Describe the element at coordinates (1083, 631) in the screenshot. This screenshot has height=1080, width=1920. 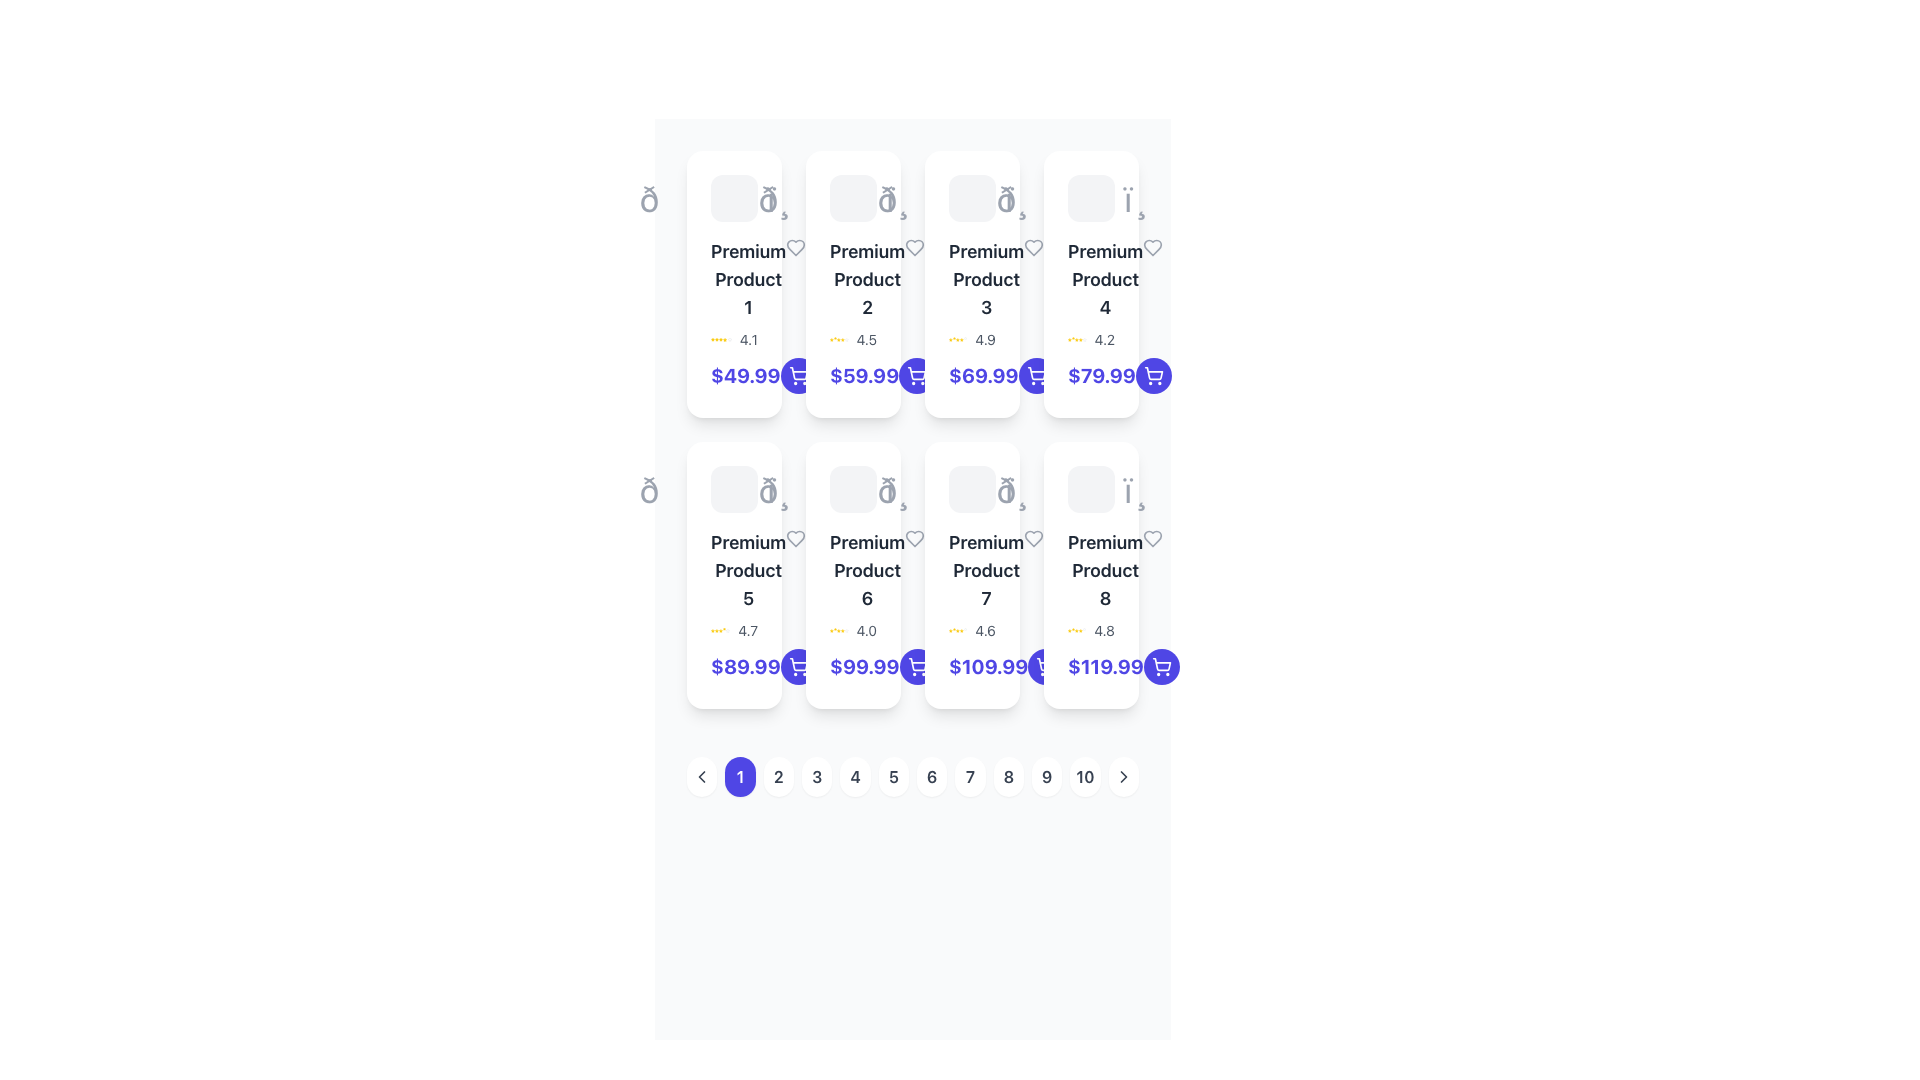
I see `the fifth star icon representing an inactive rating score in the 'Premium Product 8' section` at that location.